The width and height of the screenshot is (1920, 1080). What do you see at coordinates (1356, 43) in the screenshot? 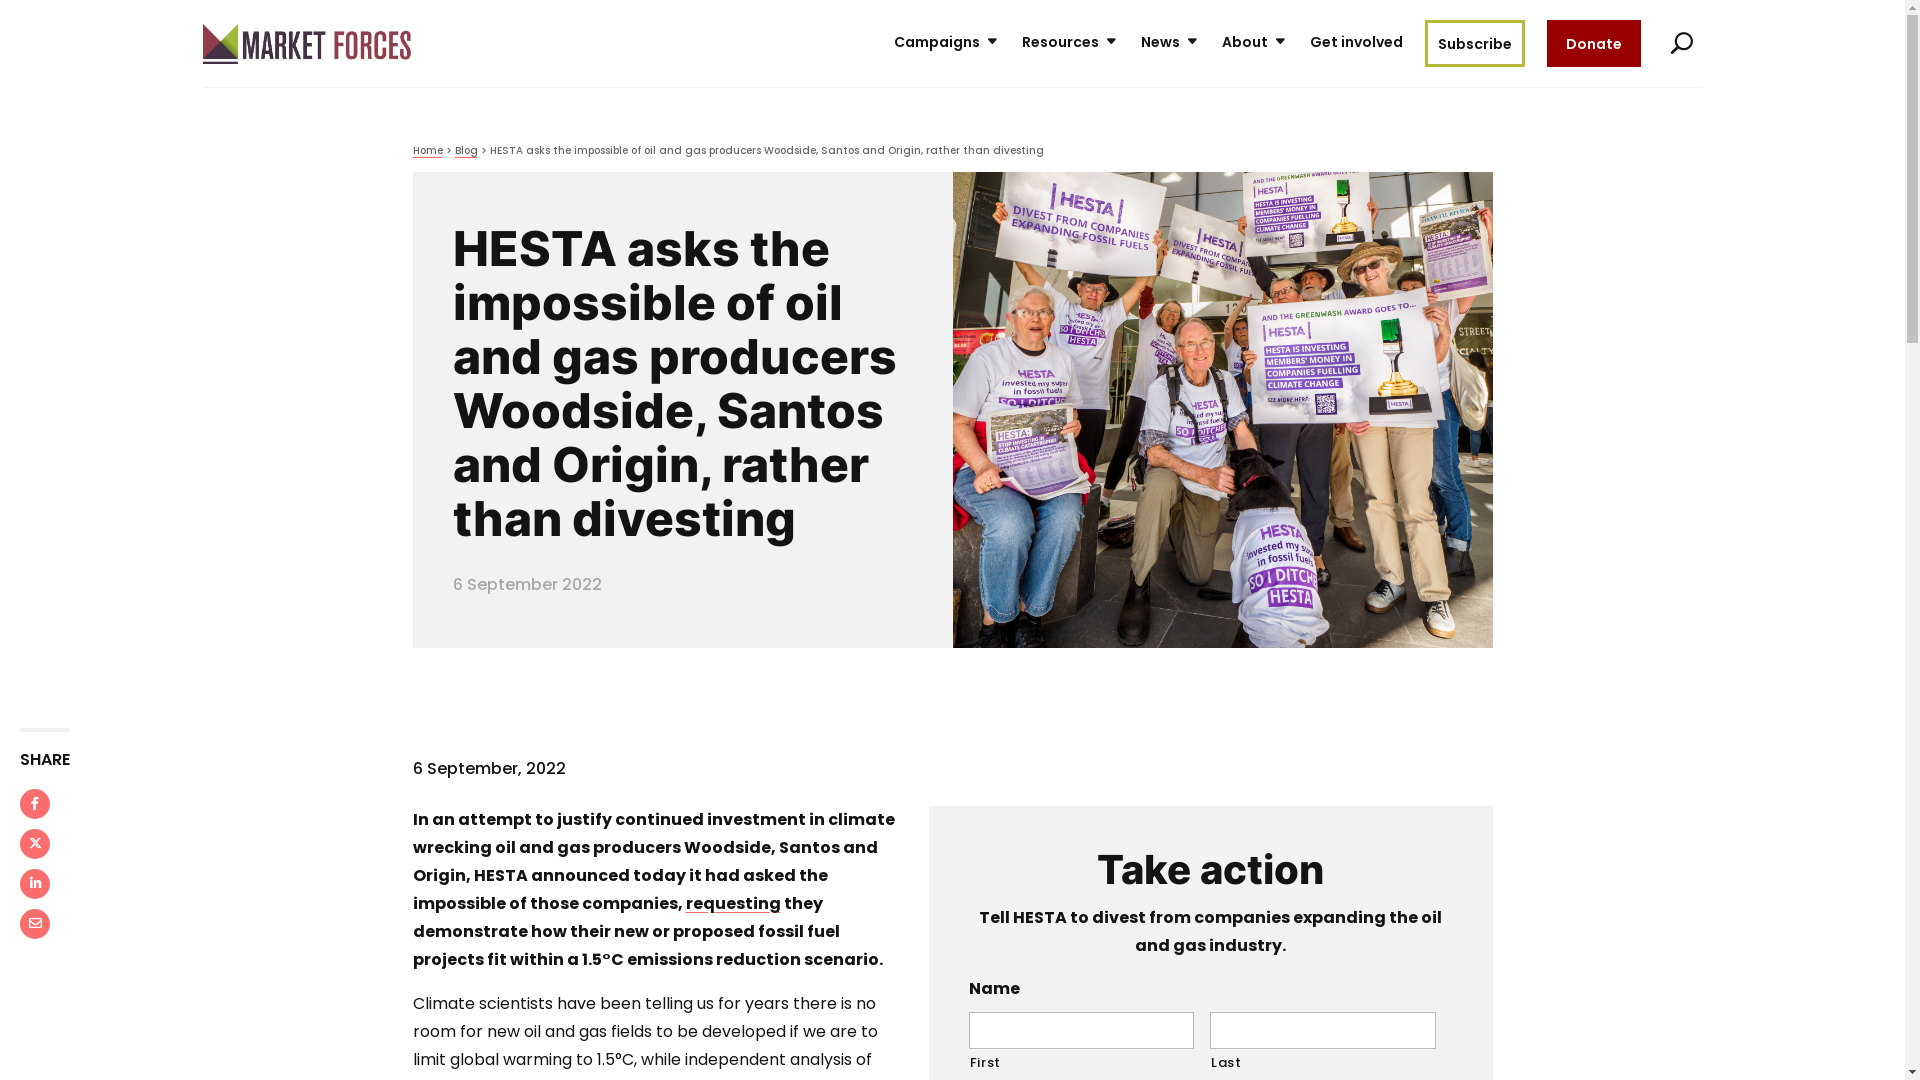
I see `'Get involved'` at bounding box center [1356, 43].